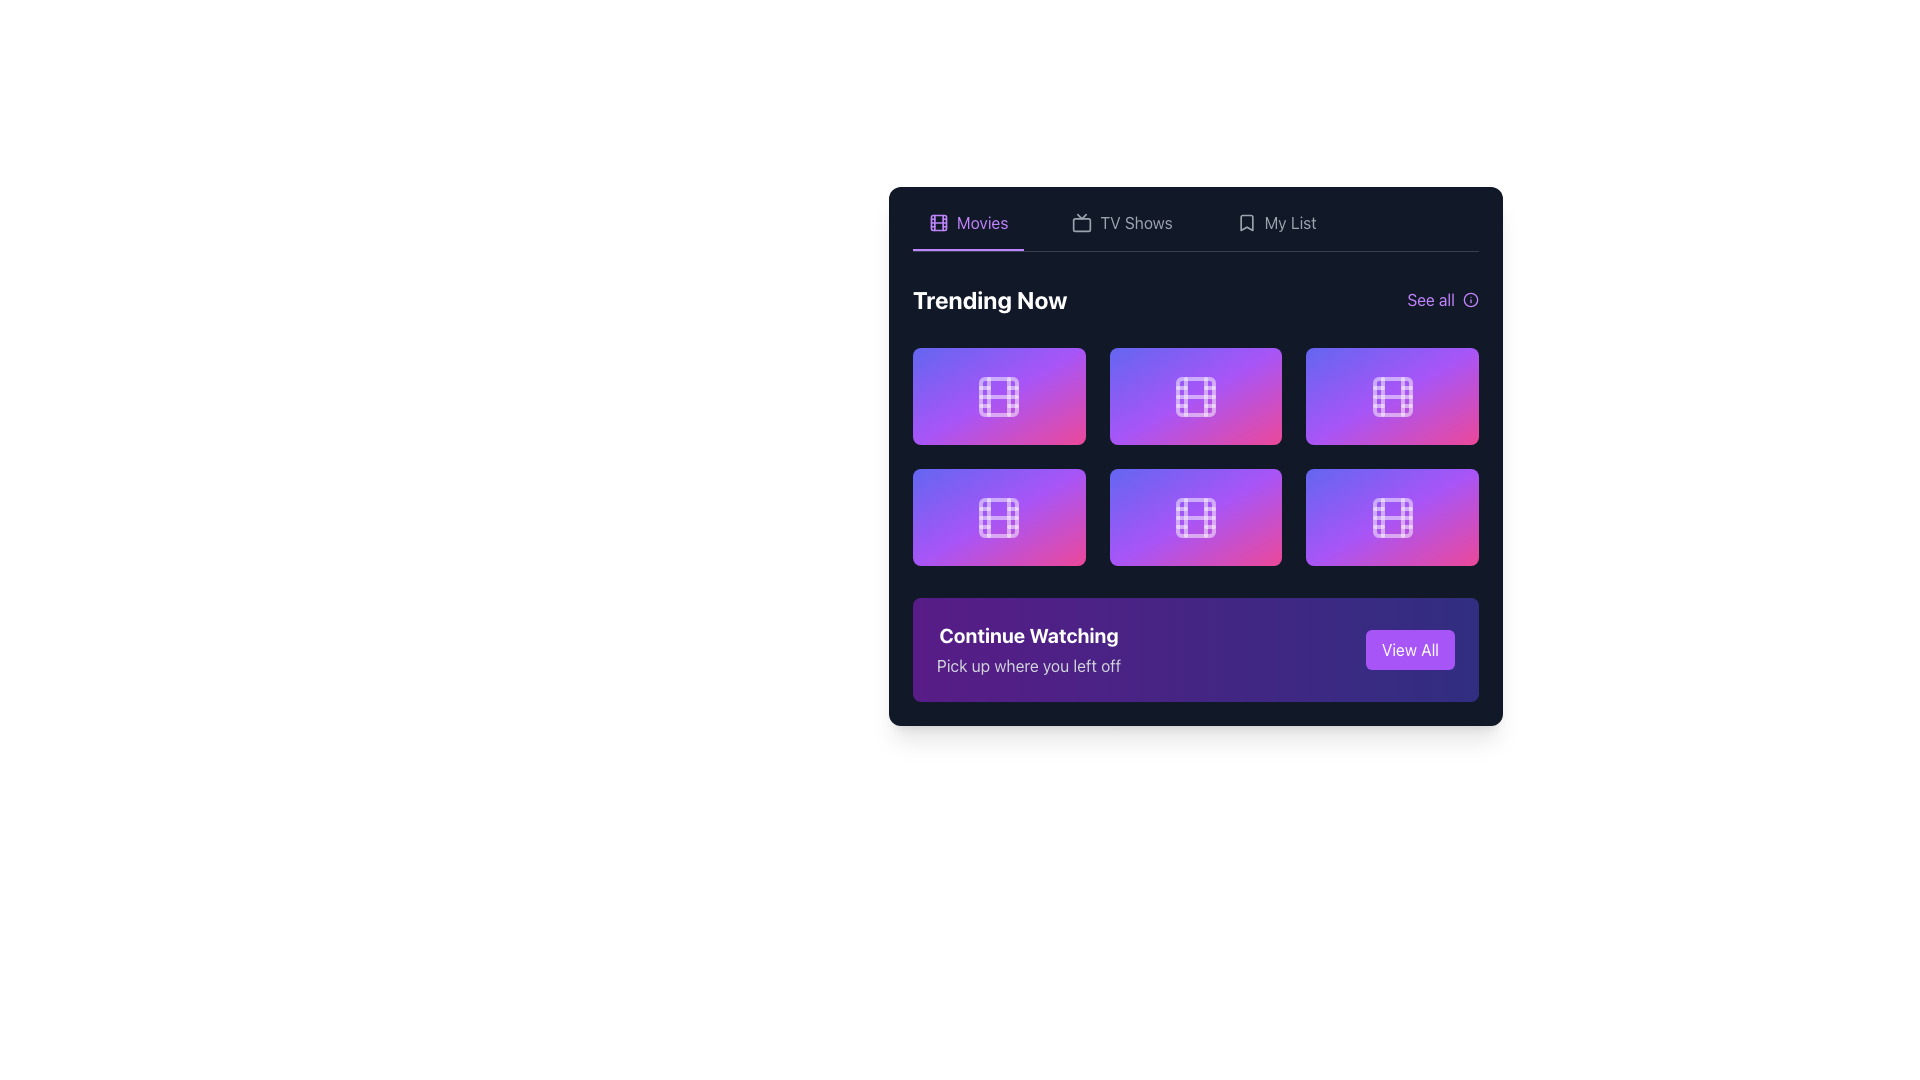 Image resolution: width=1920 pixels, height=1080 pixels. Describe the element at coordinates (1391, 516) in the screenshot. I see `the navigational button representing a media entry located in the third column and second row of the 'Trending Now' section` at that location.